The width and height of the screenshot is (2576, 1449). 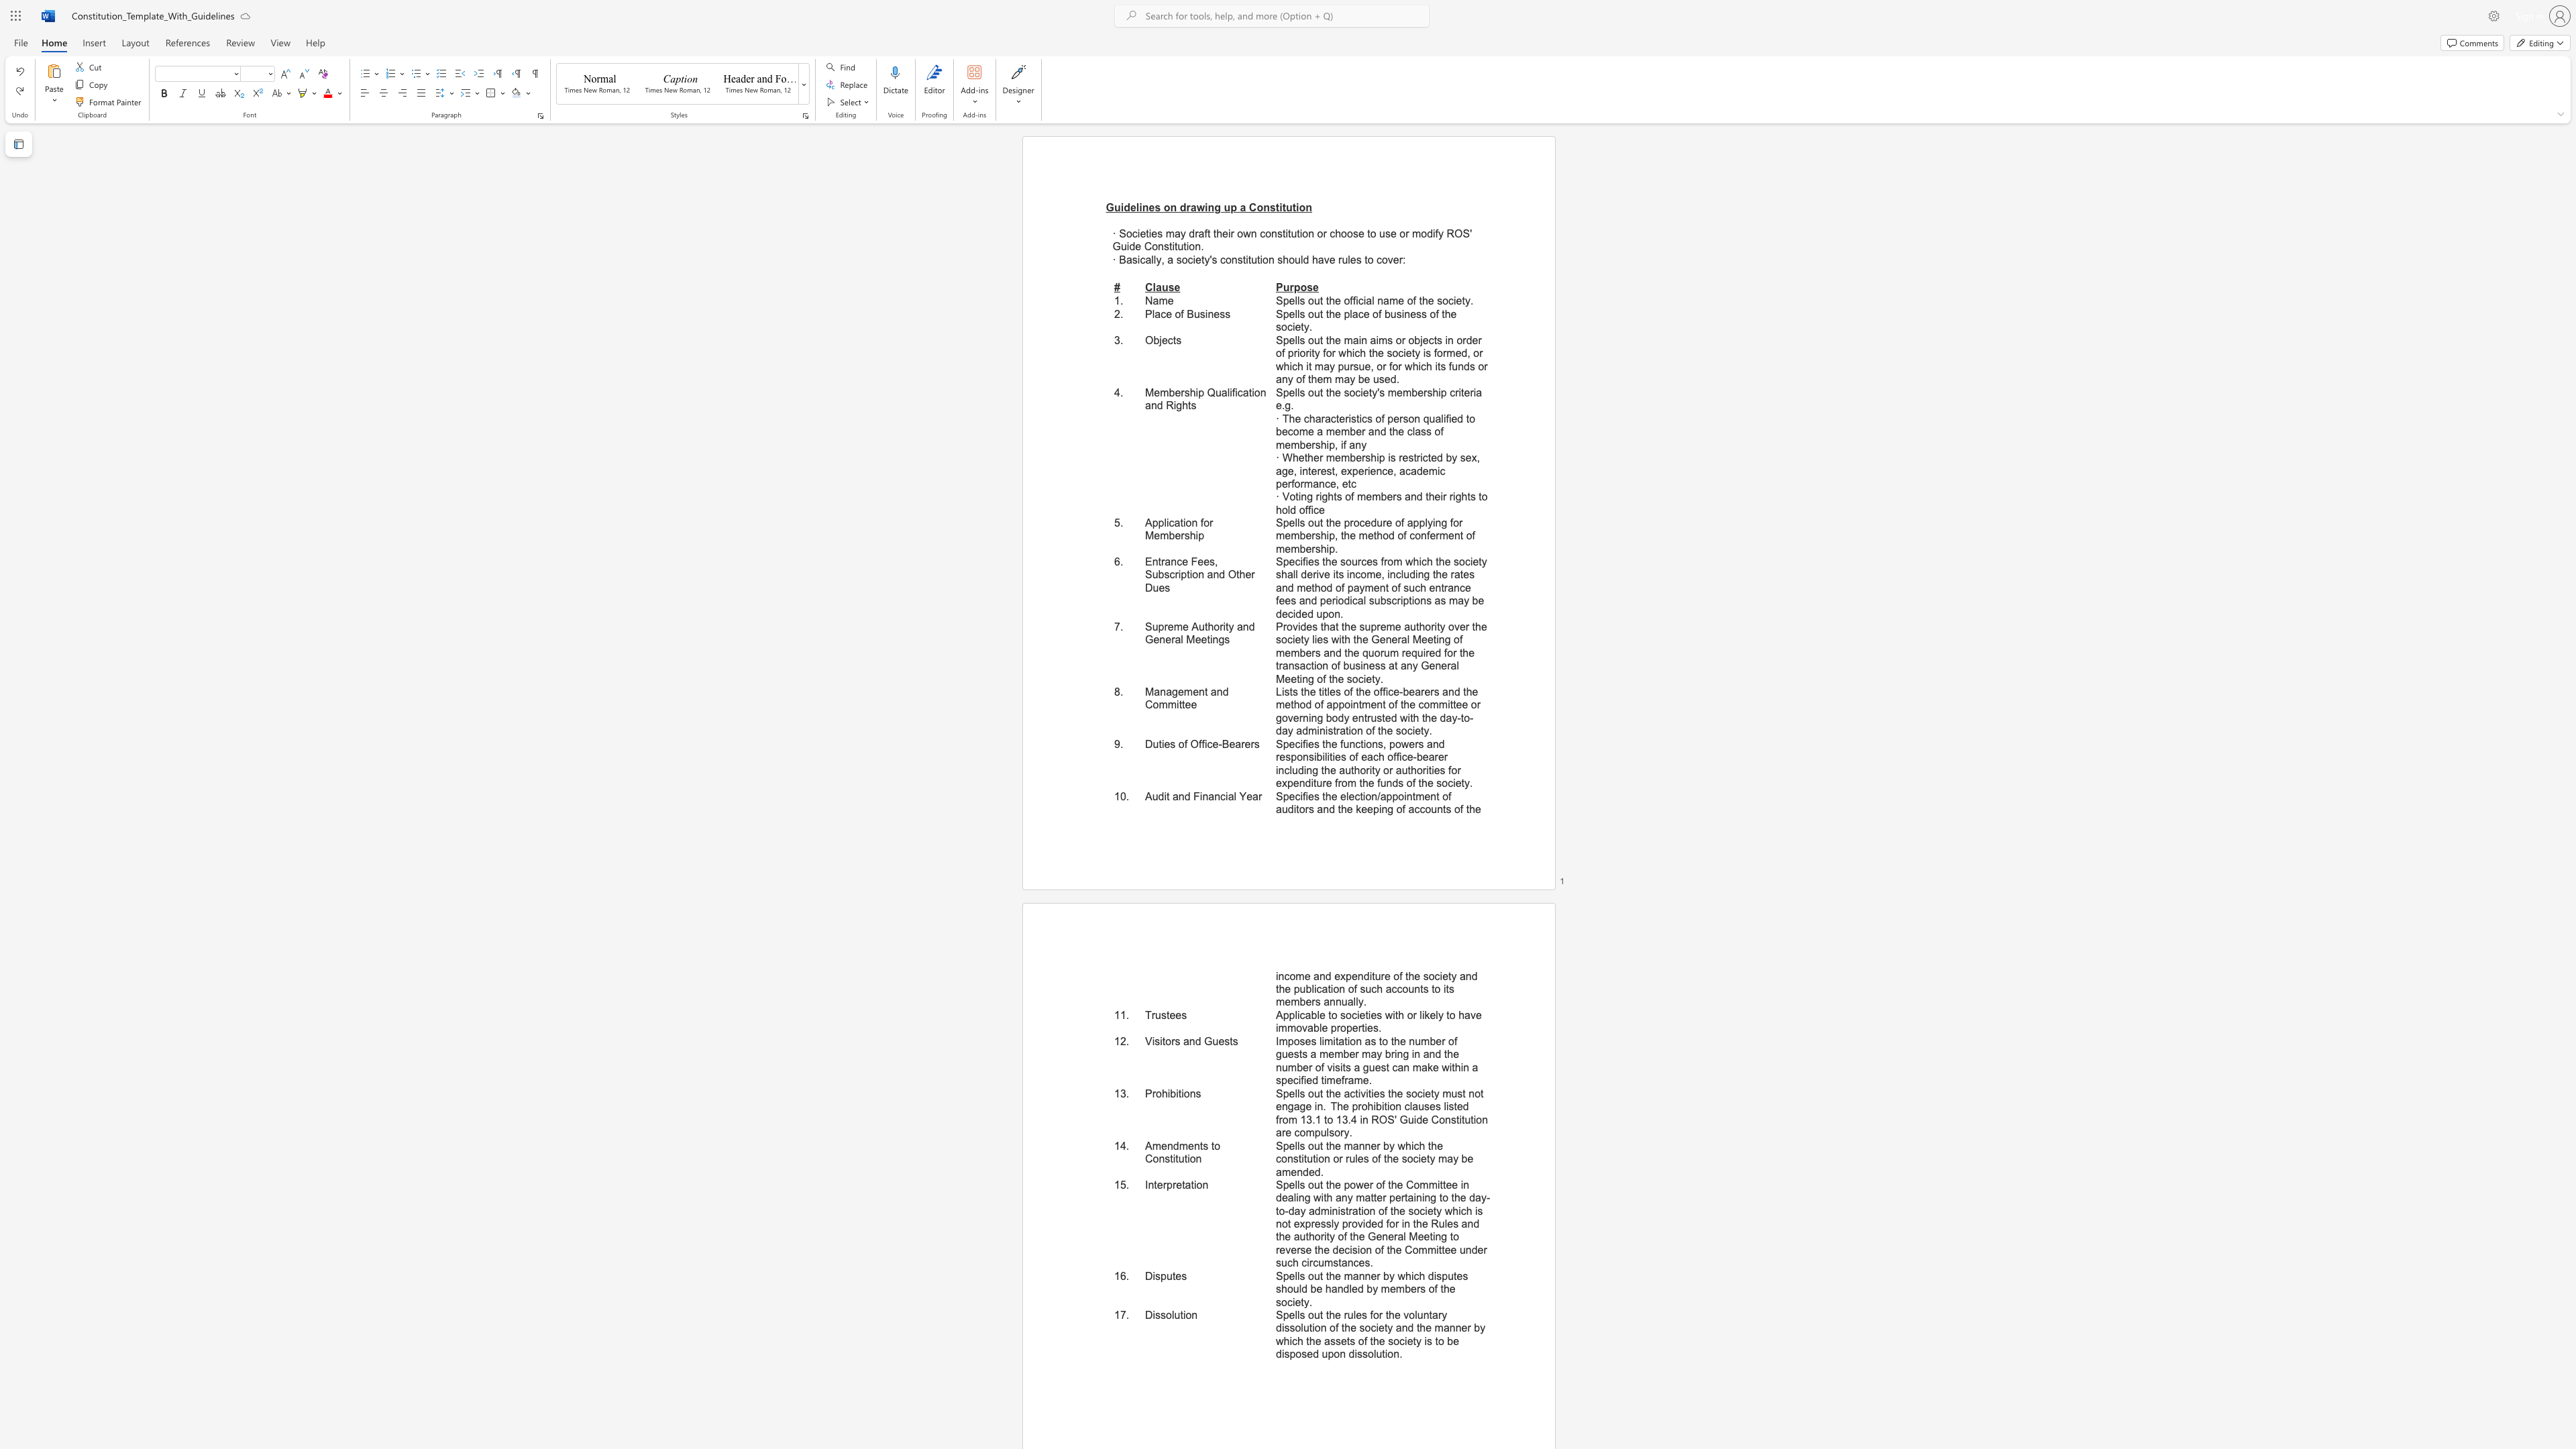 I want to click on the subset text "g." within the text "Spells out the society", so click(x=1284, y=406).